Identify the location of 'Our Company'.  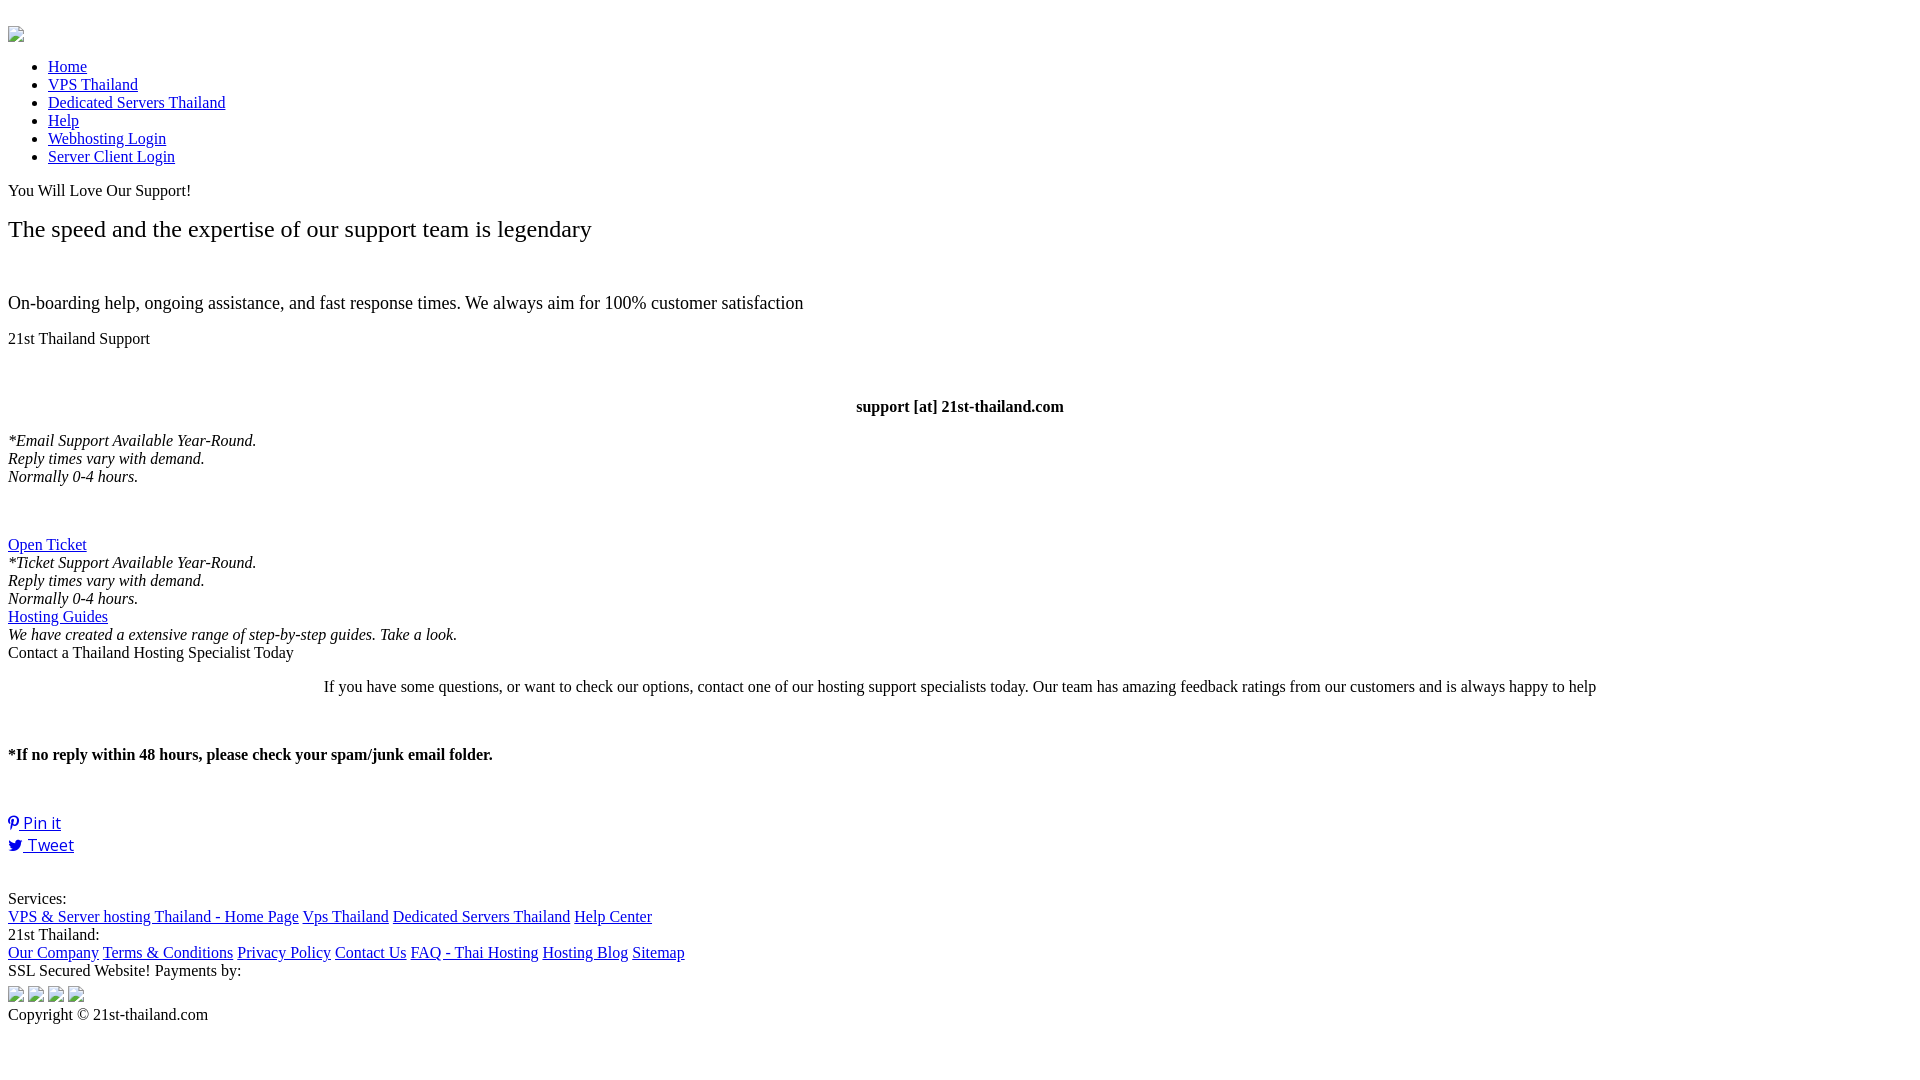
(8, 951).